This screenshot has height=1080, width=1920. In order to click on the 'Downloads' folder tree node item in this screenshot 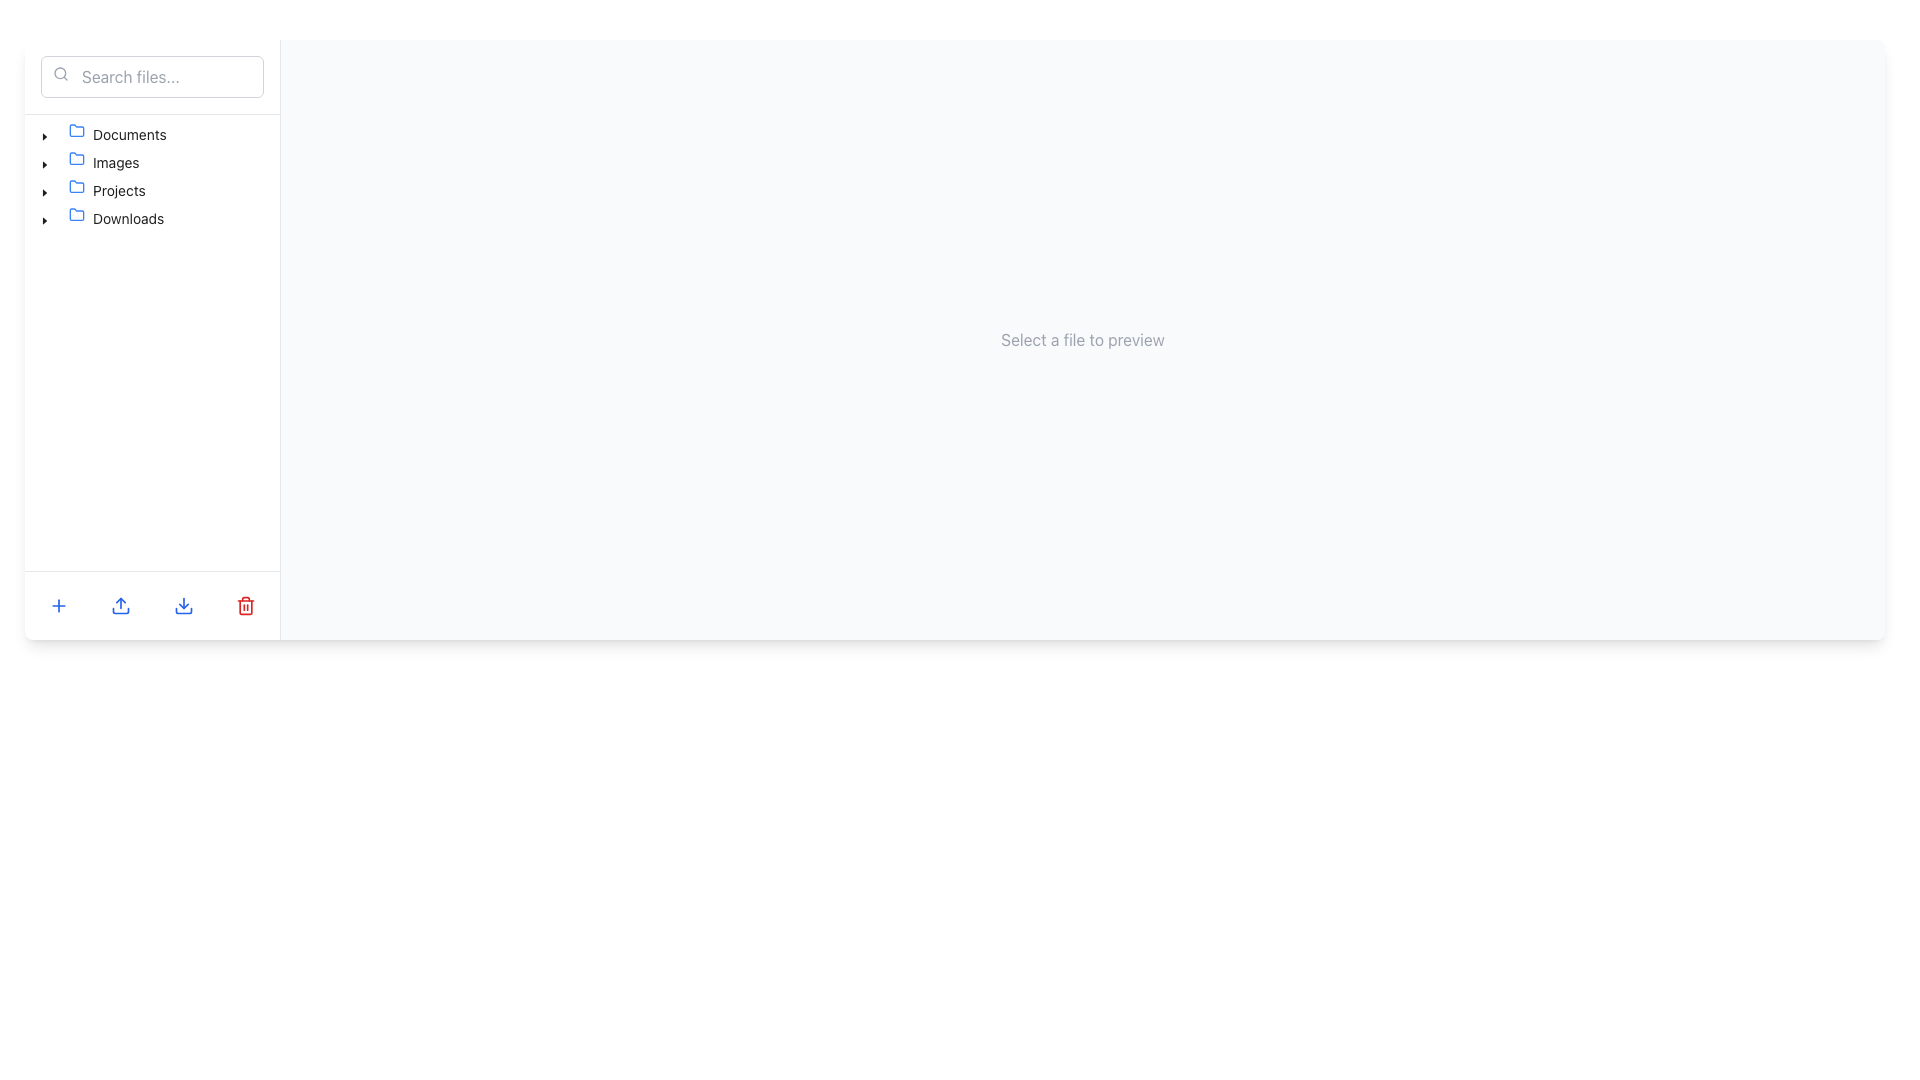, I will do `click(101, 219)`.